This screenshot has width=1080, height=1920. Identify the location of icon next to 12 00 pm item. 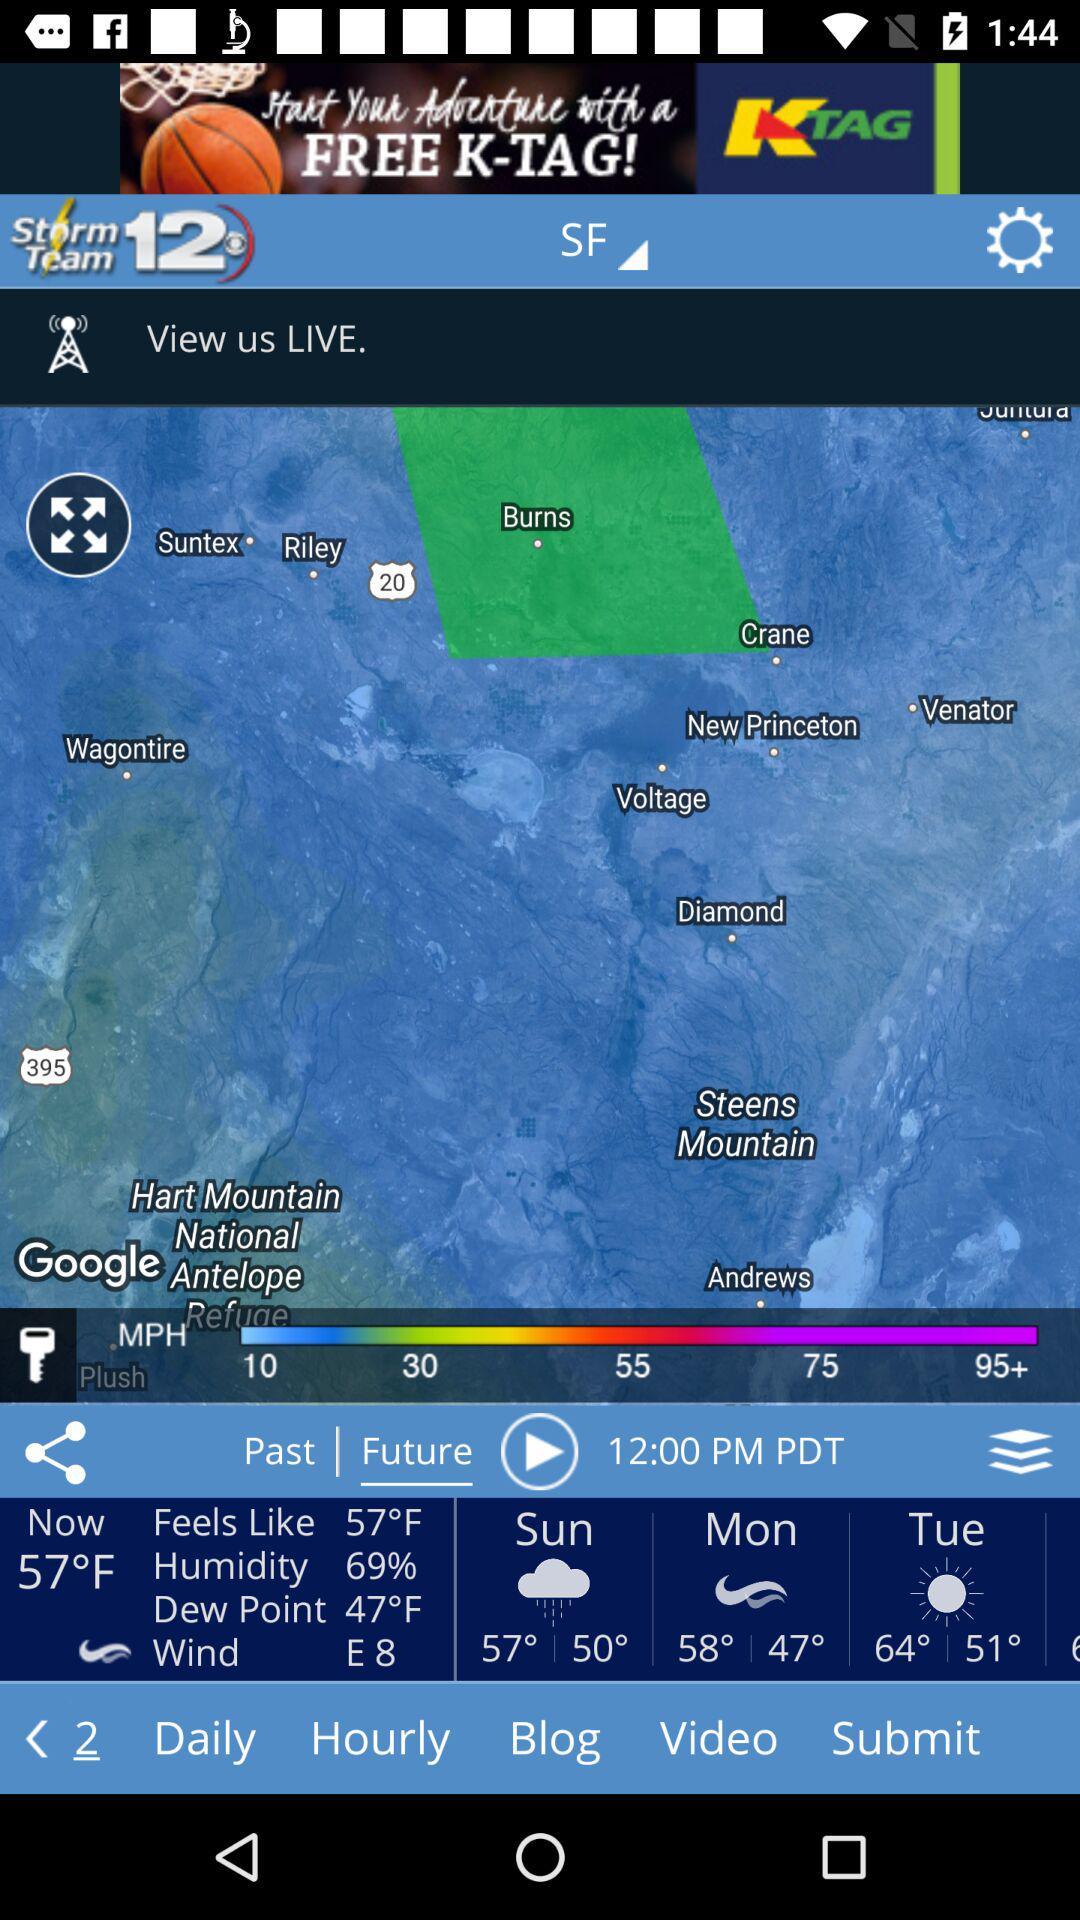
(1020, 1451).